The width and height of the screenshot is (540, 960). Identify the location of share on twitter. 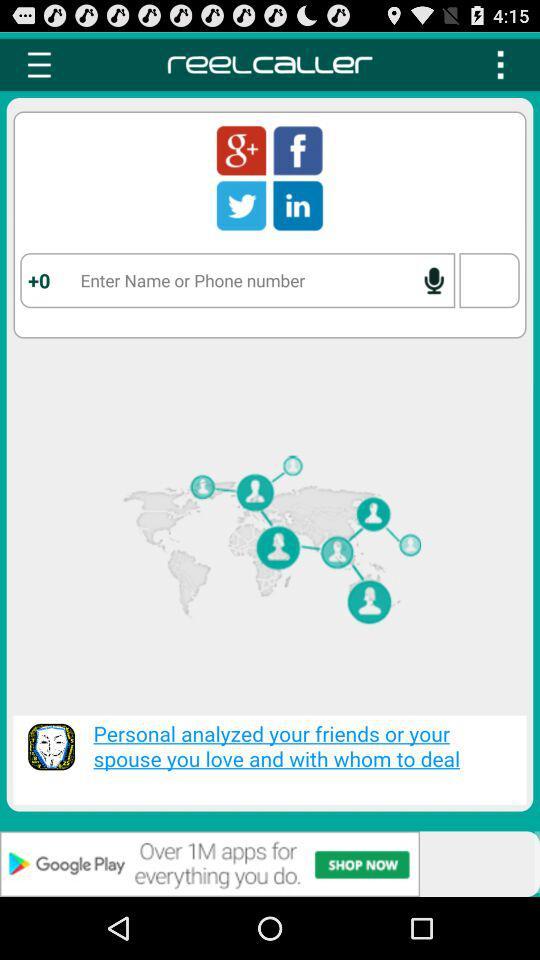
(241, 205).